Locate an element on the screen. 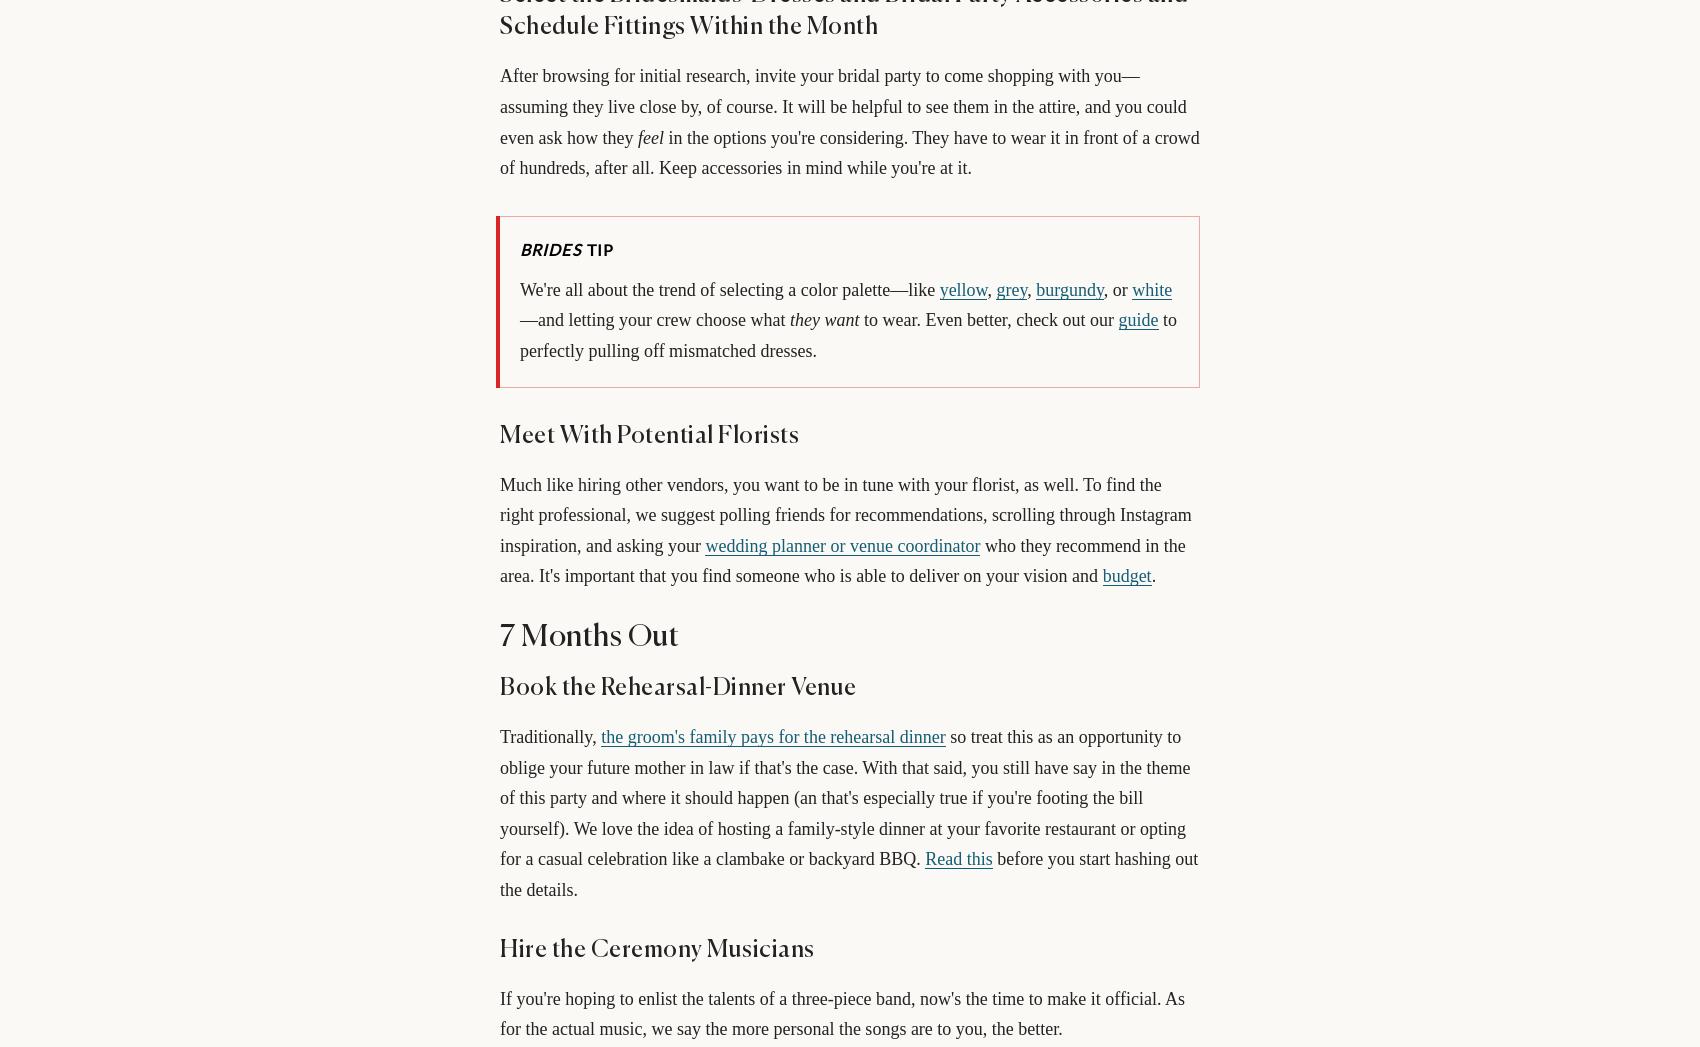 This screenshot has width=1700, height=1047. '—and letting your crew choose what' is located at coordinates (520, 318).